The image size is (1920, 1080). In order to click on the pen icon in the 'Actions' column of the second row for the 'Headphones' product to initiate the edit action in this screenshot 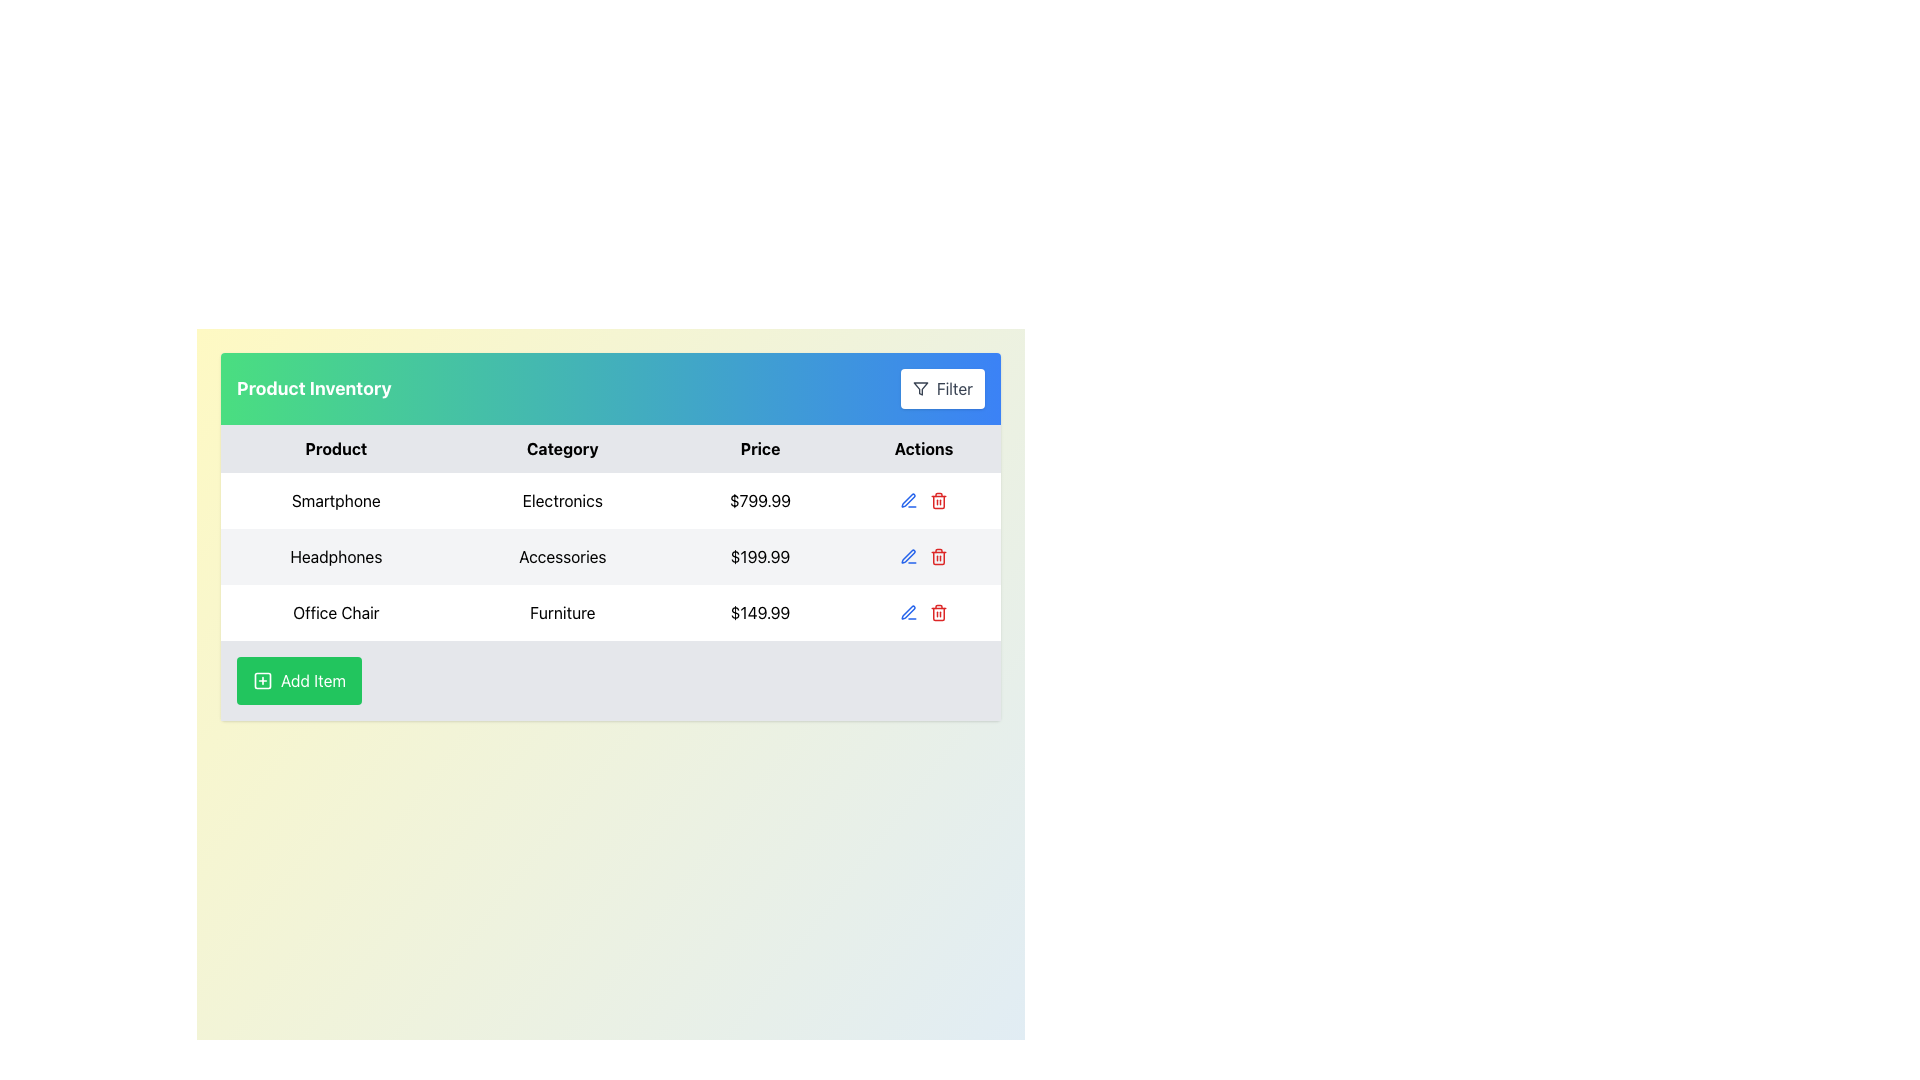, I will do `click(907, 499)`.